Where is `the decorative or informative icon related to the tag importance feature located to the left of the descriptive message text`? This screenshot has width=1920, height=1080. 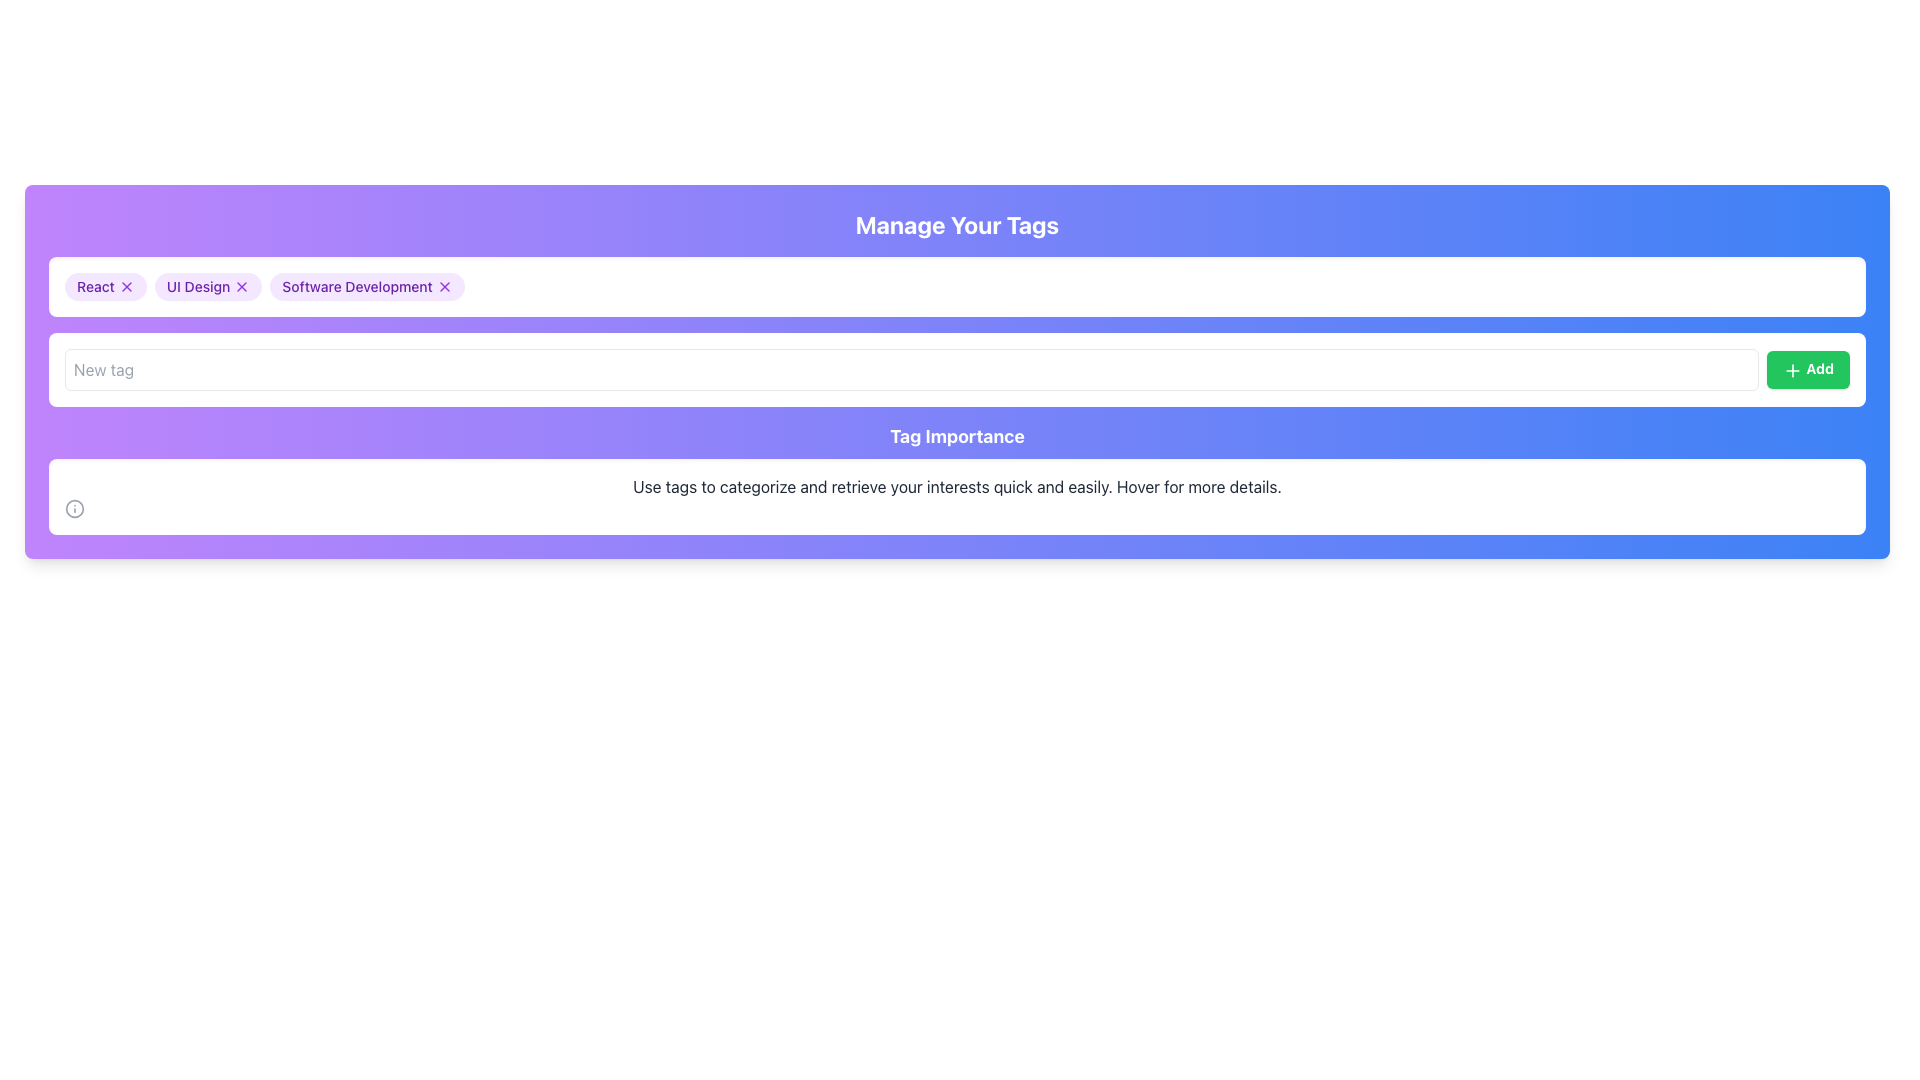
the decorative or informative icon related to the tag importance feature located to the left of the descriptive message text is located at coordinates (75, 508).